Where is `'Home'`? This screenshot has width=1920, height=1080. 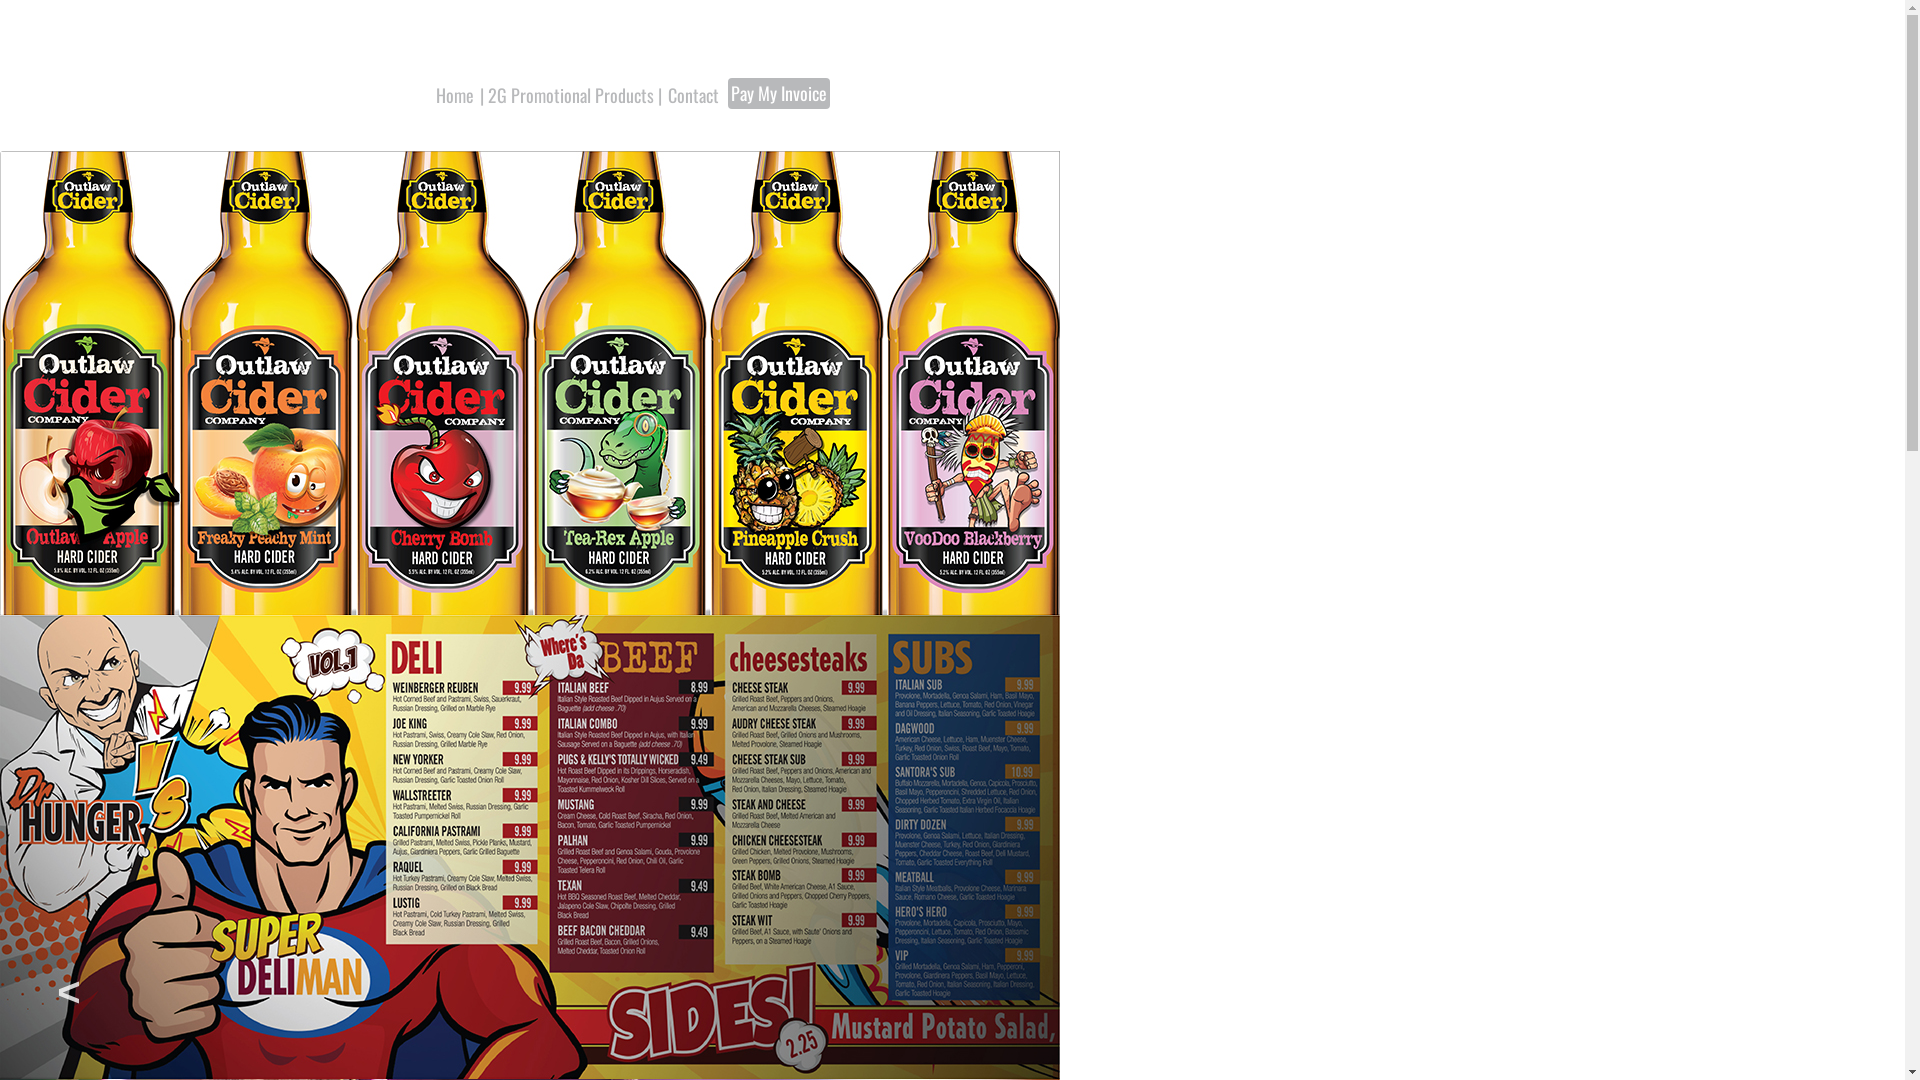 'Home' is located at coordinates (453, 95).